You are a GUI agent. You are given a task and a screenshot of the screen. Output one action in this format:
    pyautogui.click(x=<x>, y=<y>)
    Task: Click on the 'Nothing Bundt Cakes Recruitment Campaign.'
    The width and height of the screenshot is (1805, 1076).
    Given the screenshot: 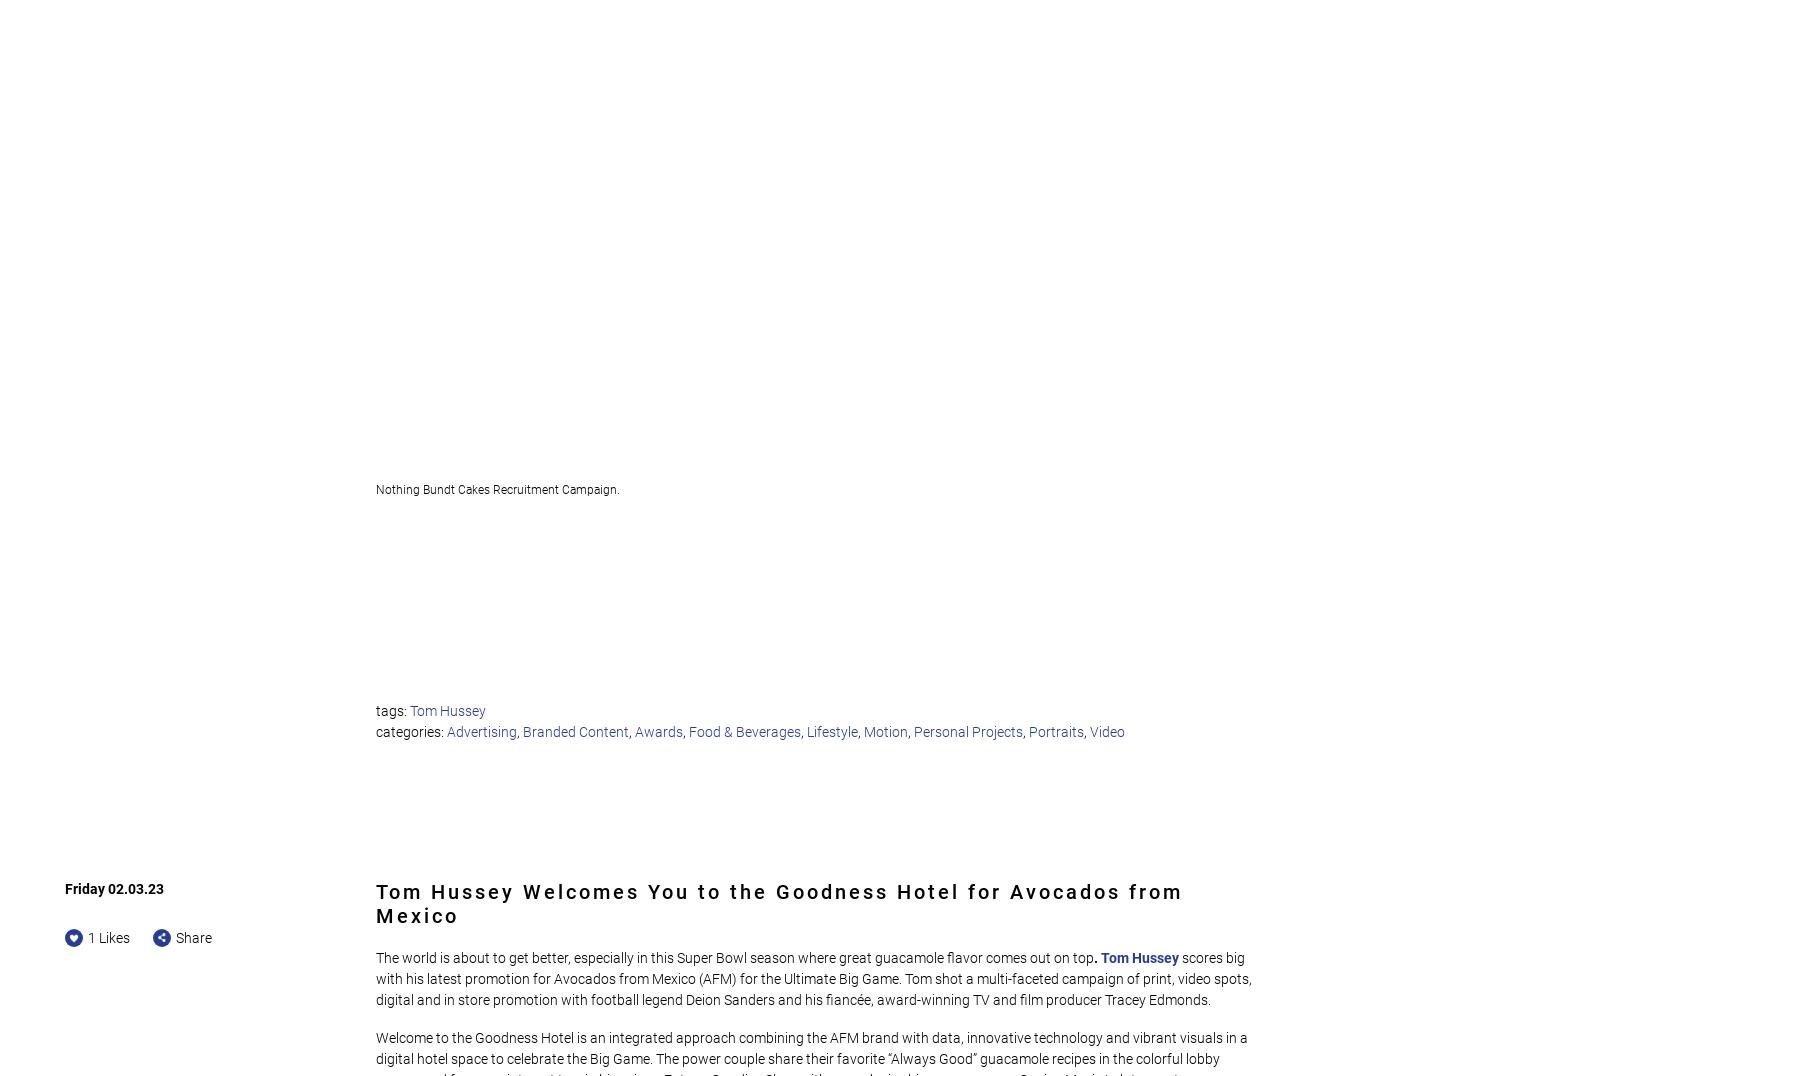 What is the action you would take?
    pyautogui.click(x=375, y=488)
    